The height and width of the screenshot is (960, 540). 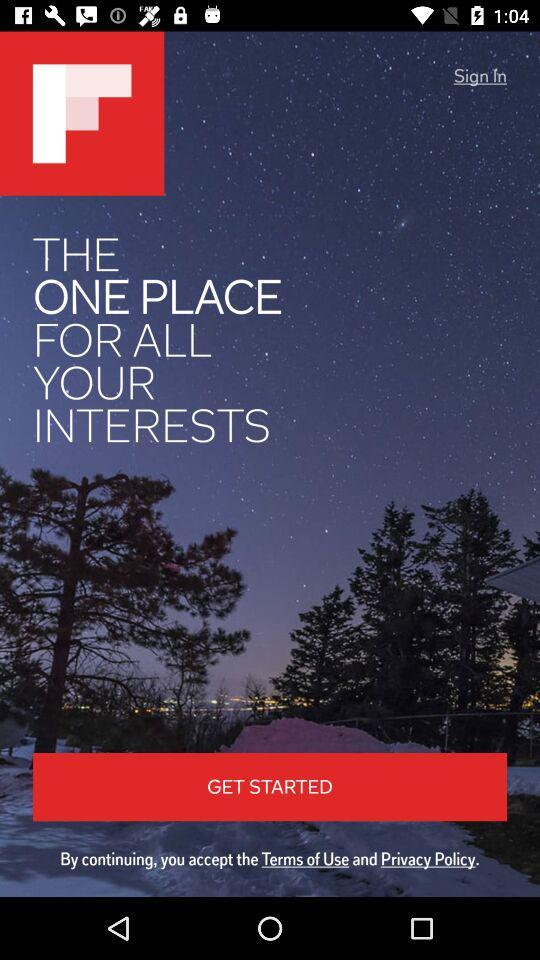 What do you see at coordinates (479, 76) in the screenshot?
I see `the sign in item` at bounding box center [479, 76].